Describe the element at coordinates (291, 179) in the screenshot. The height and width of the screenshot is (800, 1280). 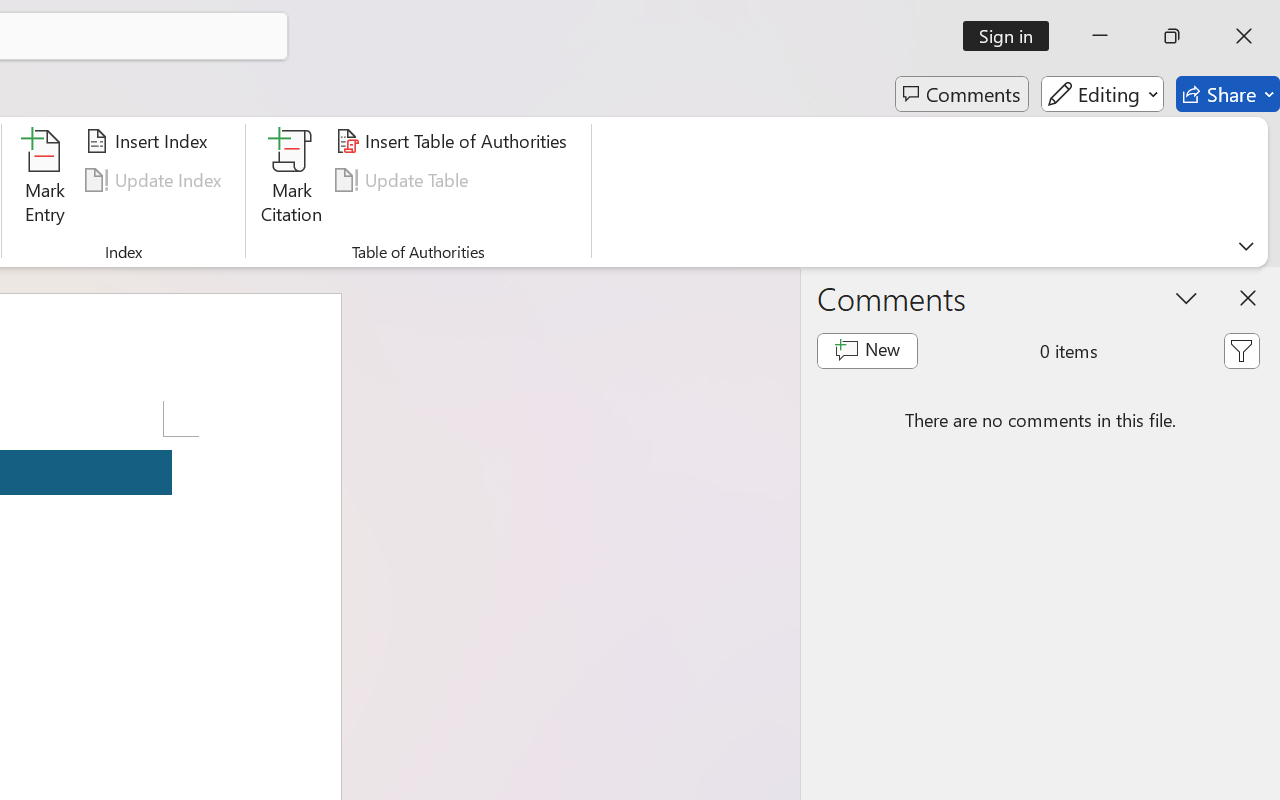
I see `'Mark Citation...'` at that location.